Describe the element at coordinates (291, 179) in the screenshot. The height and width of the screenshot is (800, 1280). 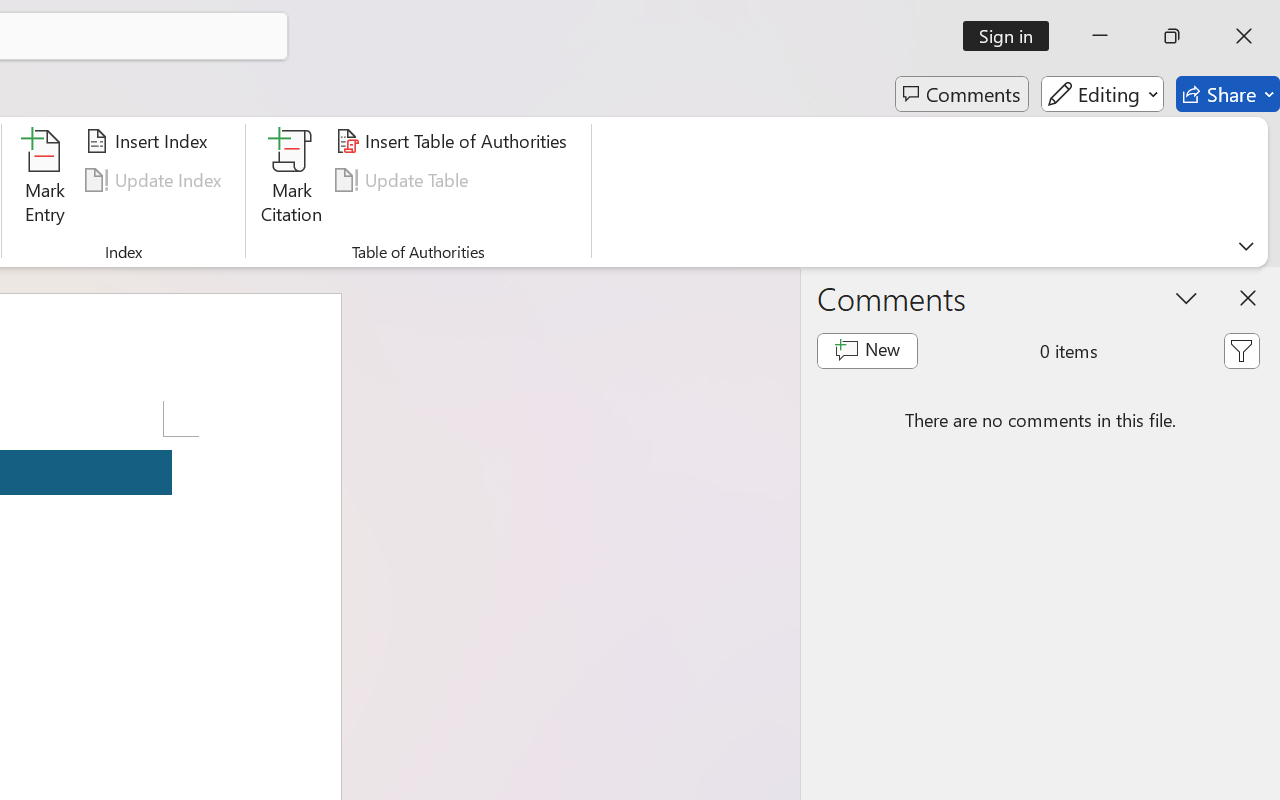
I see `'Mark Citation...'` at that location.